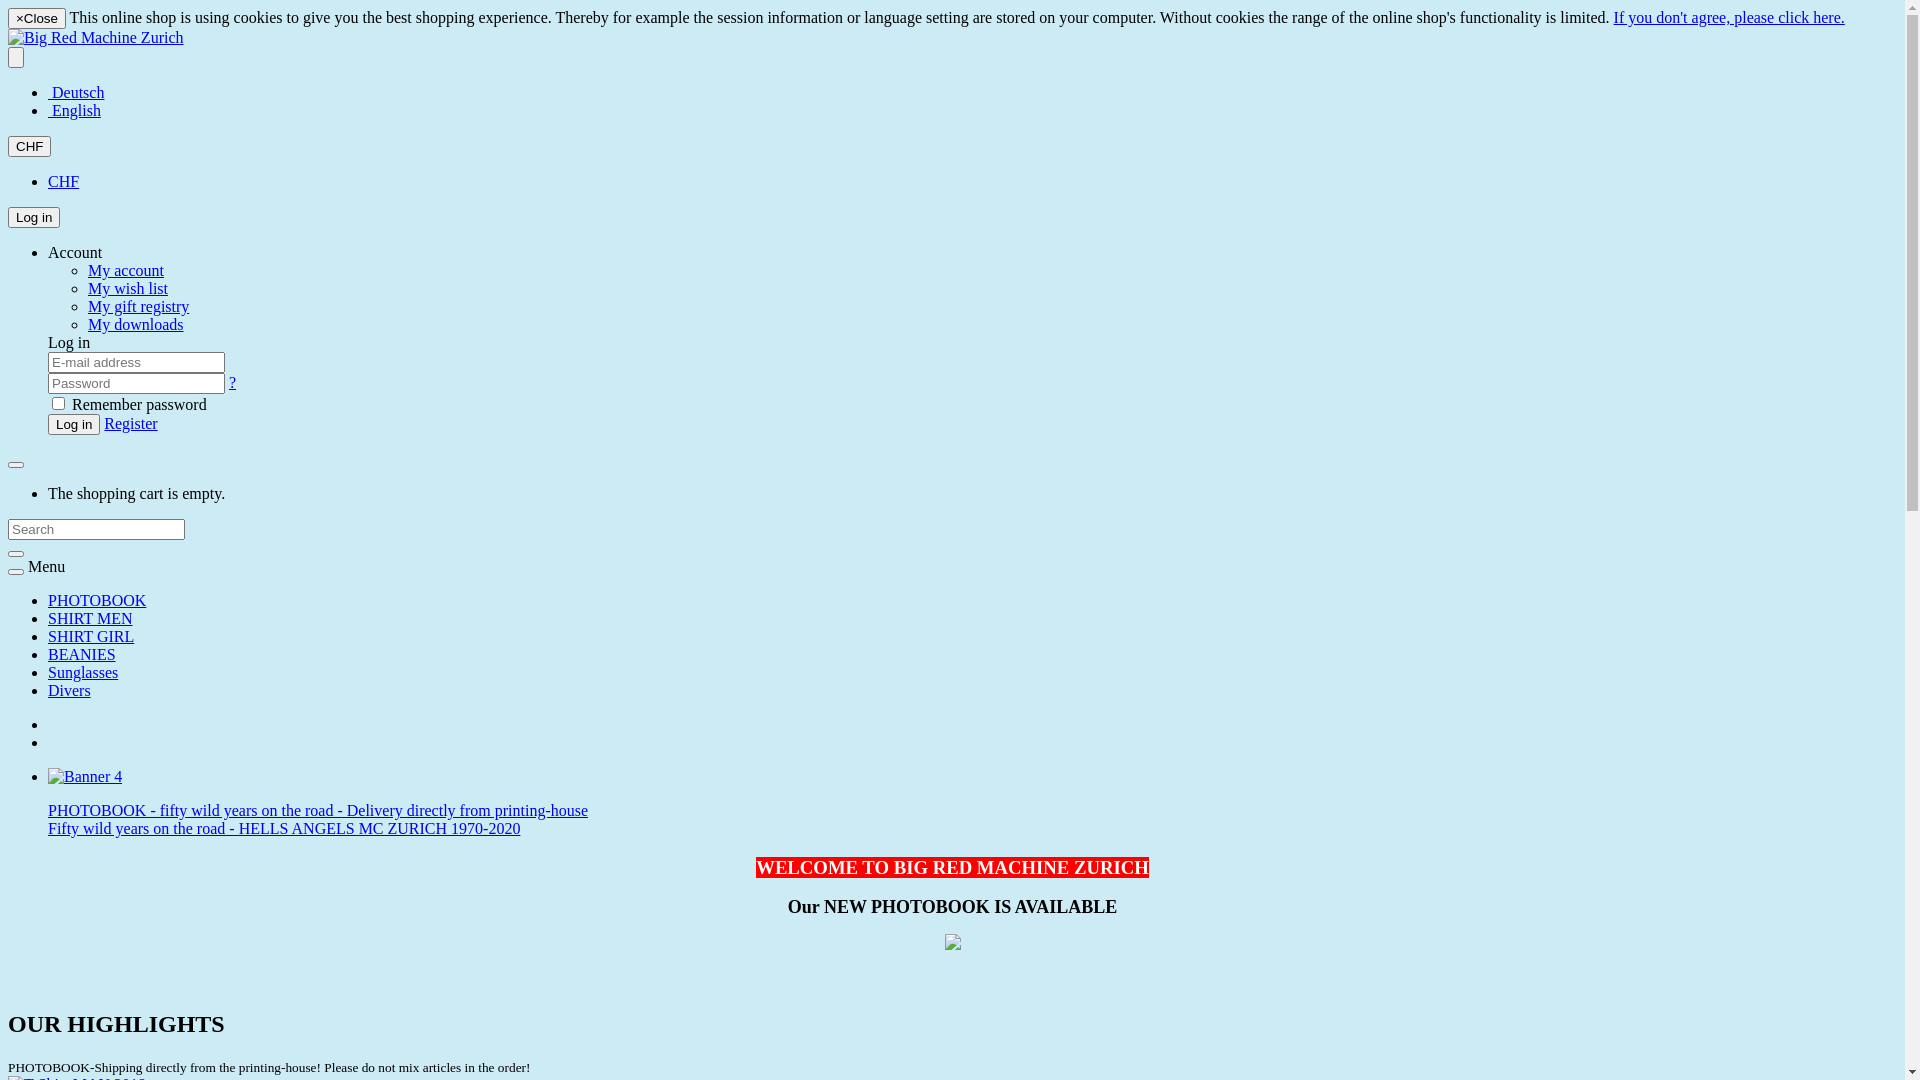 The height and width of the screenshot is (1080, 1920). Describe the element at coordinates (86, 306) in the screenshot. I see `'My gift registry'` at that location.